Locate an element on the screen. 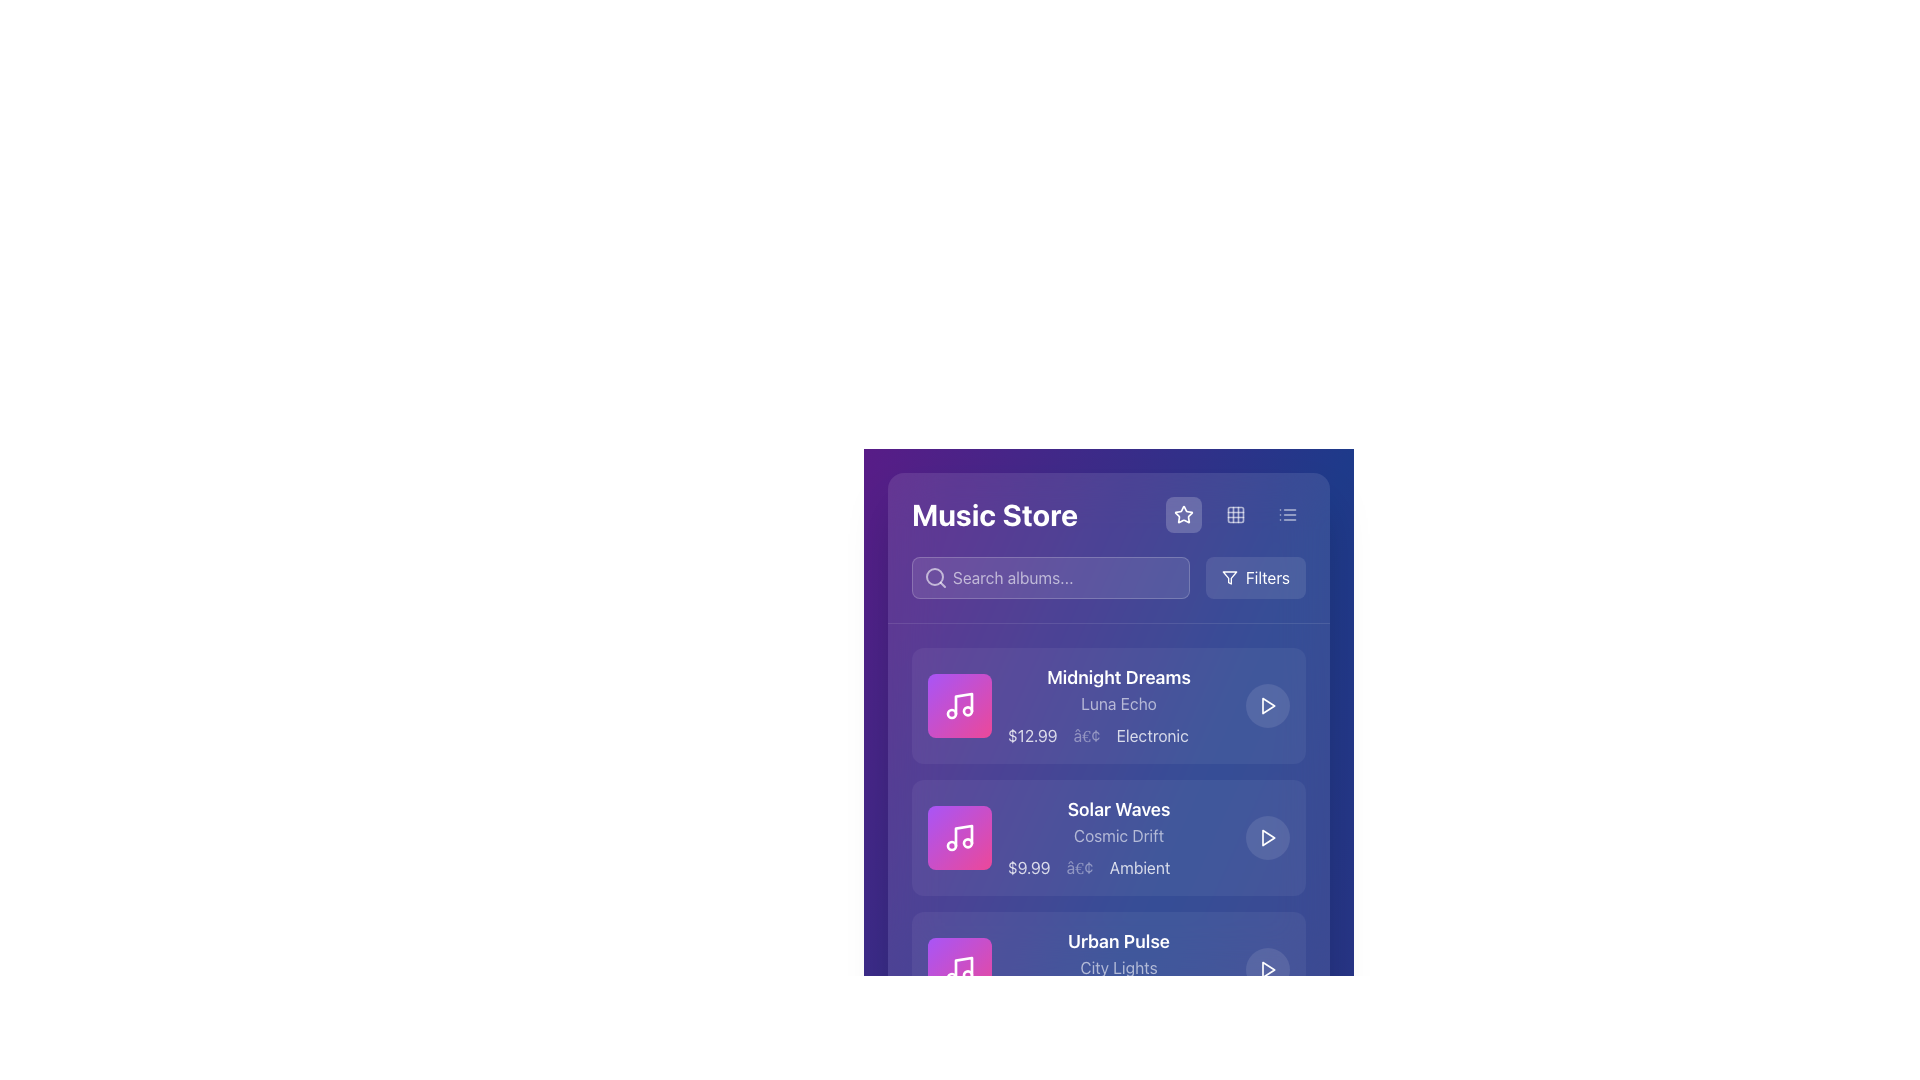 Image resolution: width=1920 pixels, height=1080 pixels. the white music icon styled with a linear stroke, which is the third icon from the top in the Music Store interface, aligned with the album name 'Urban Pulse.' is located at coordinates (960, 968).